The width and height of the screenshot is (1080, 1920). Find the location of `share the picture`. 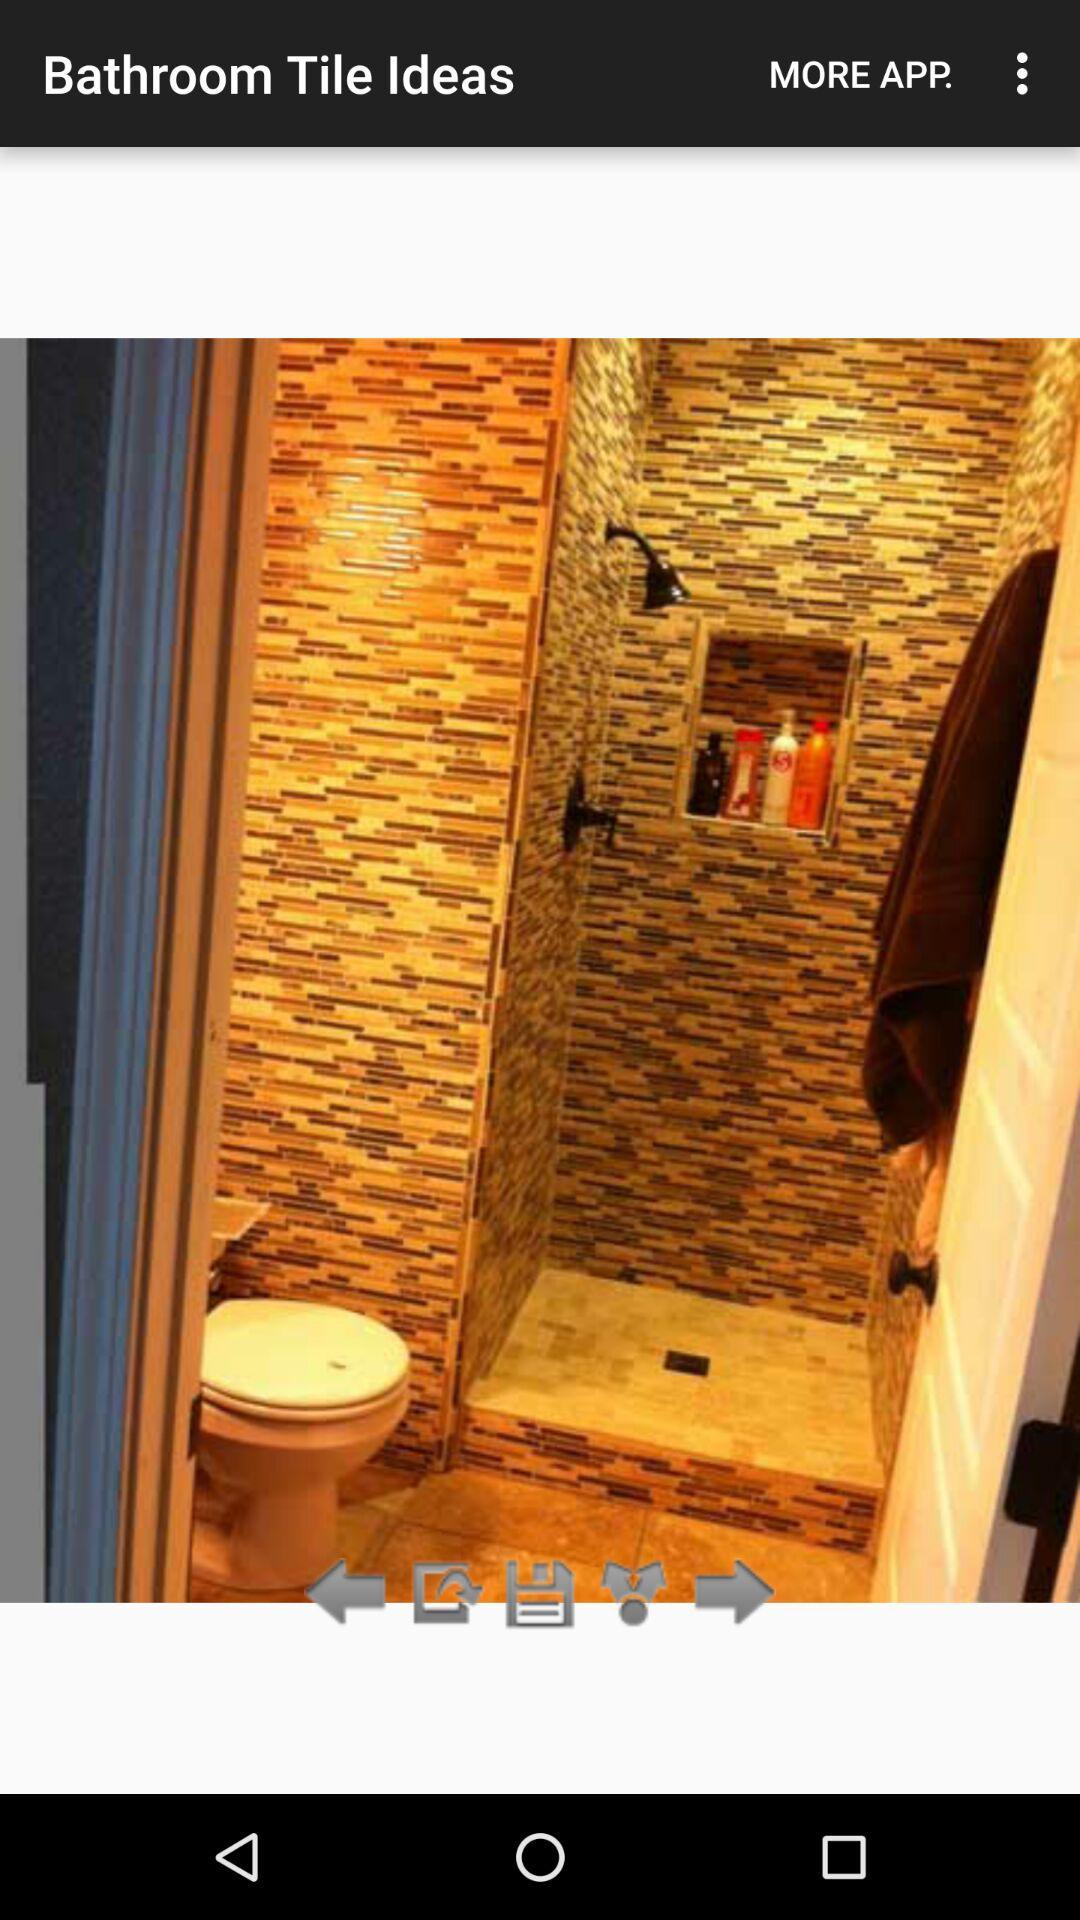

share the picture is located at coordinates (634, 1593).